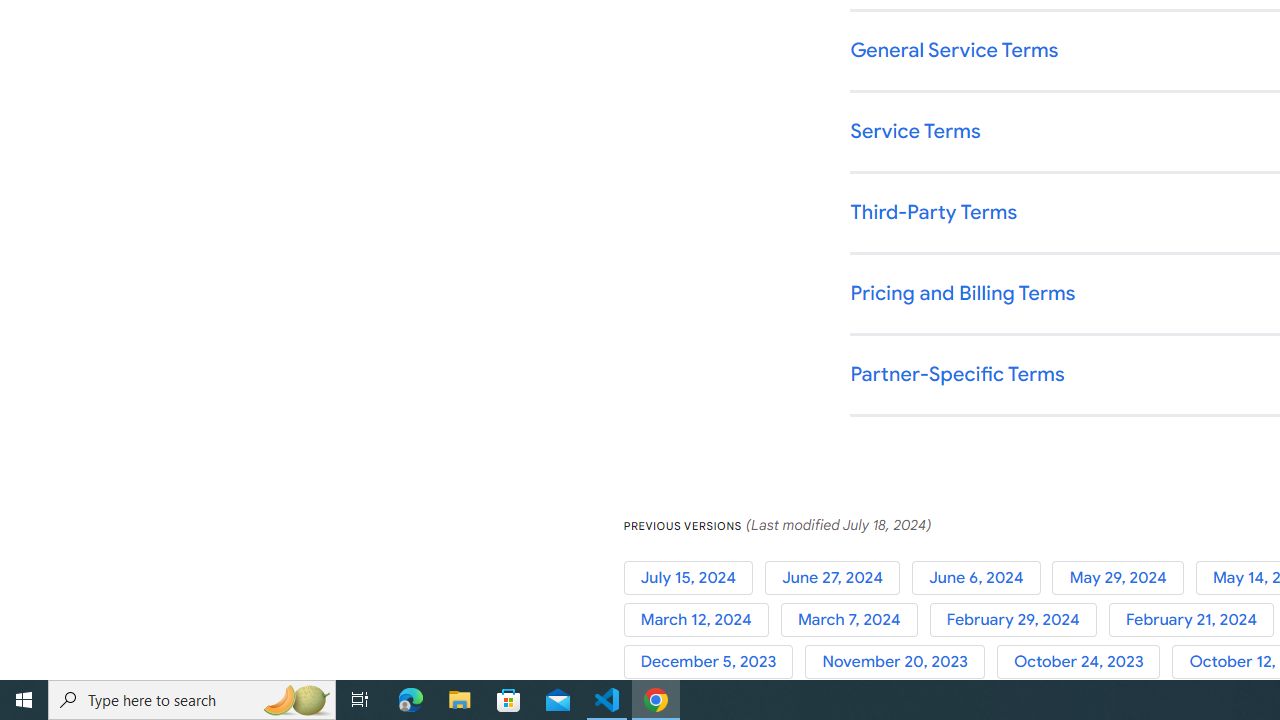 Image resolution: width=1280 pixels, height=720 pixels. What do you see at coordinates (900, 662) in the screenshot?
I see `'November 20, 2023'` at bounding box center [900, 662].